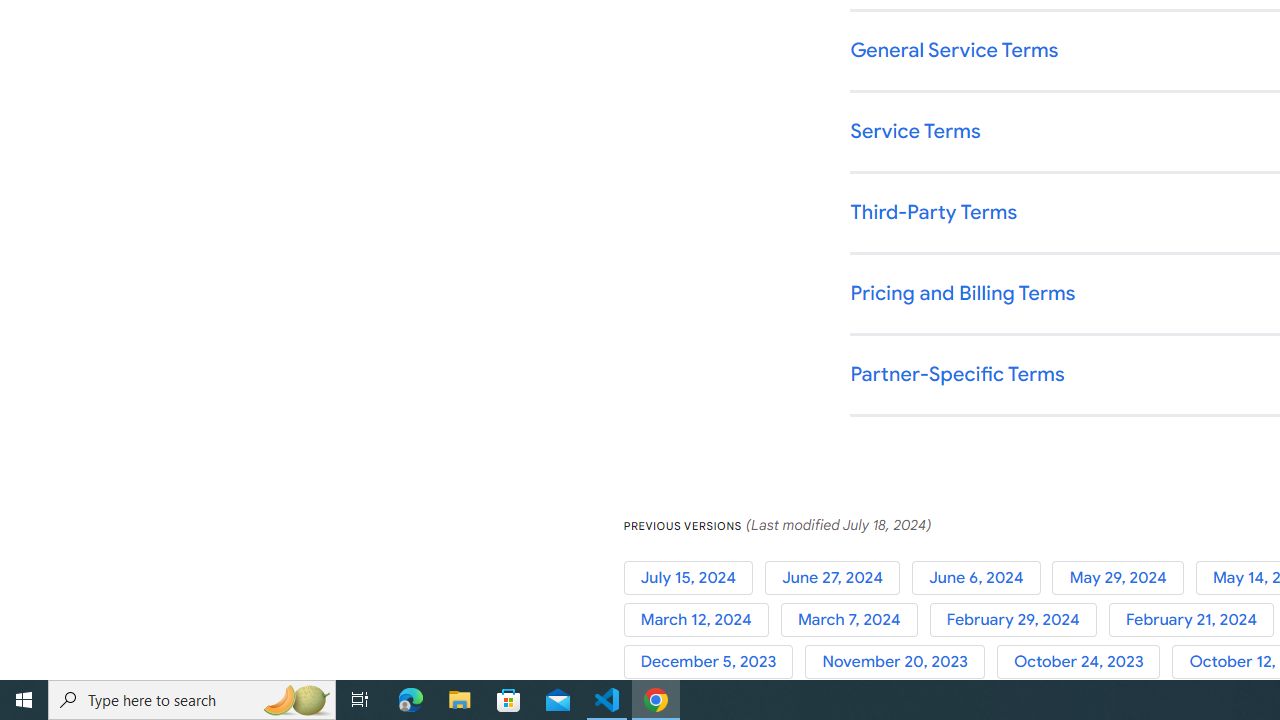 Image resolution: width=1280 pixels, height=720 pixels. What do you see at coordinates (900, 662) in the screenshot?
I see `'November 20, 2023'` at bounding box center [900, 662].